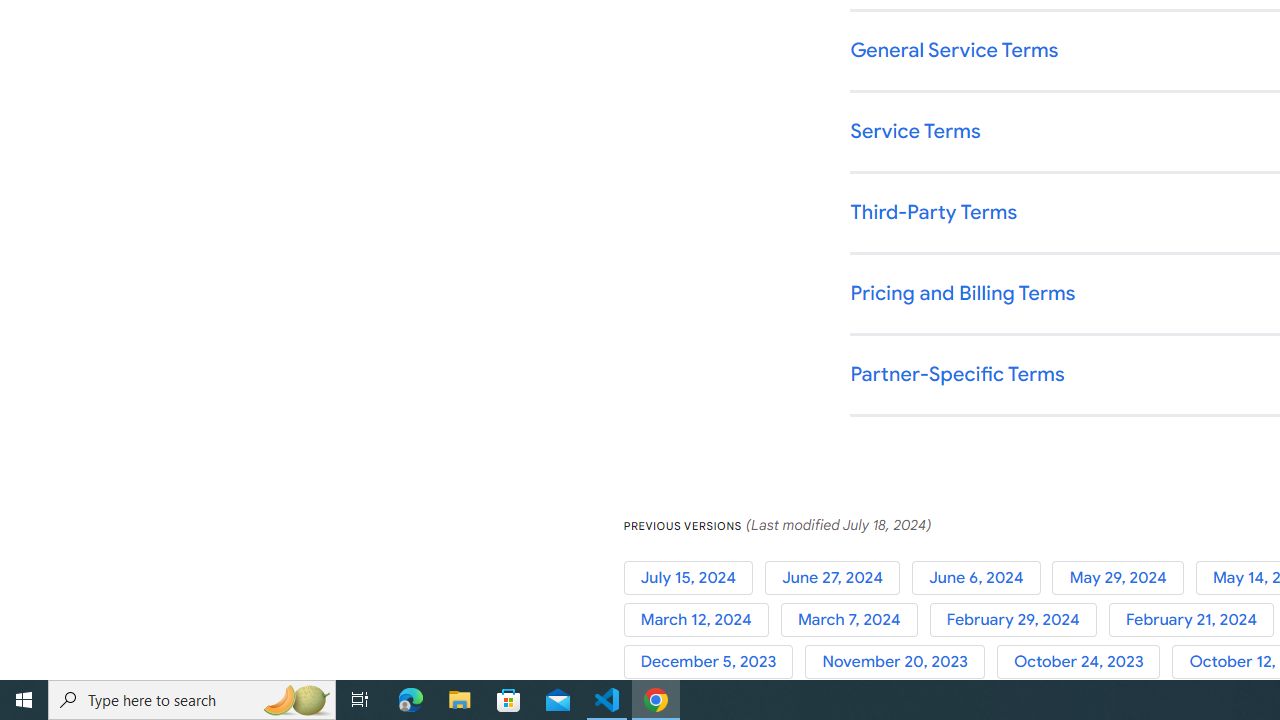 Image resolution: width=1280 pixels, height=720 pixels. What do you see at coordinates (900, 662) in the screenshot?
I see `'November 20, 2023'` at bounding box center [900, 662].